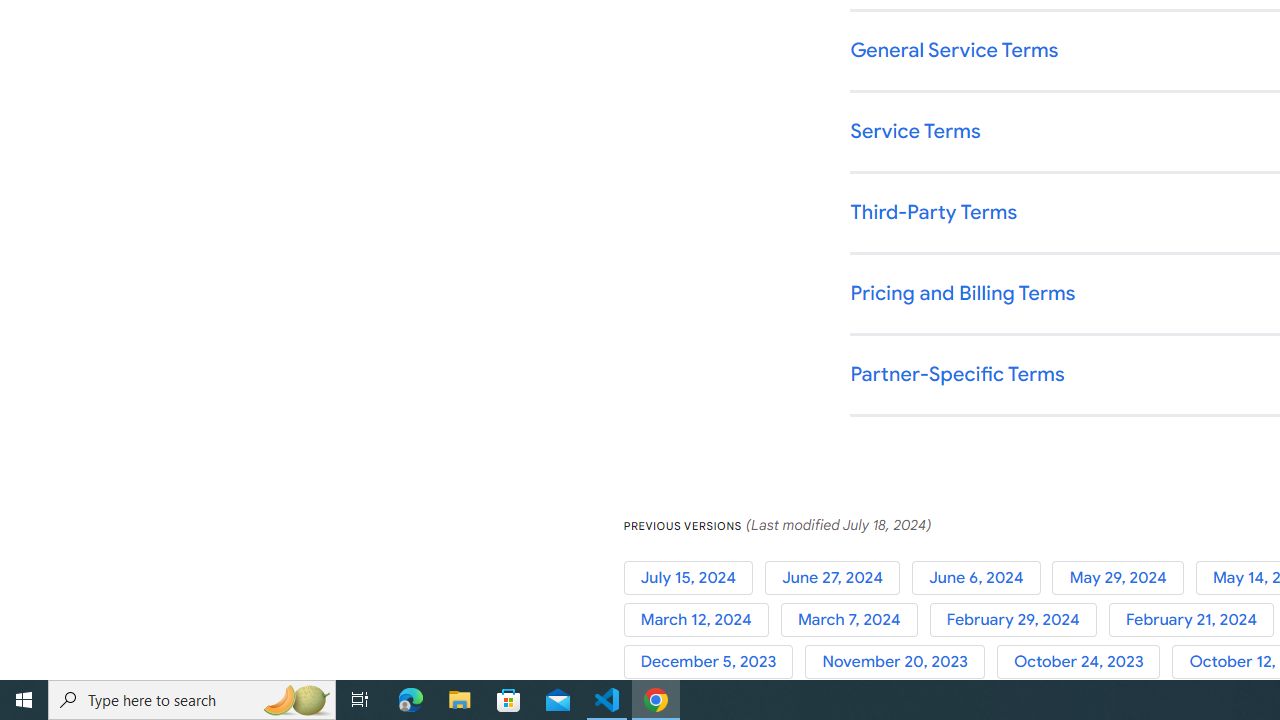 Image resolution: width=1280 pixels, height=720 pixels. What do you see at coordinates (900, 662) in the screenshot?
I see `'November 20, 2023'` at bounding box center [900, 662].